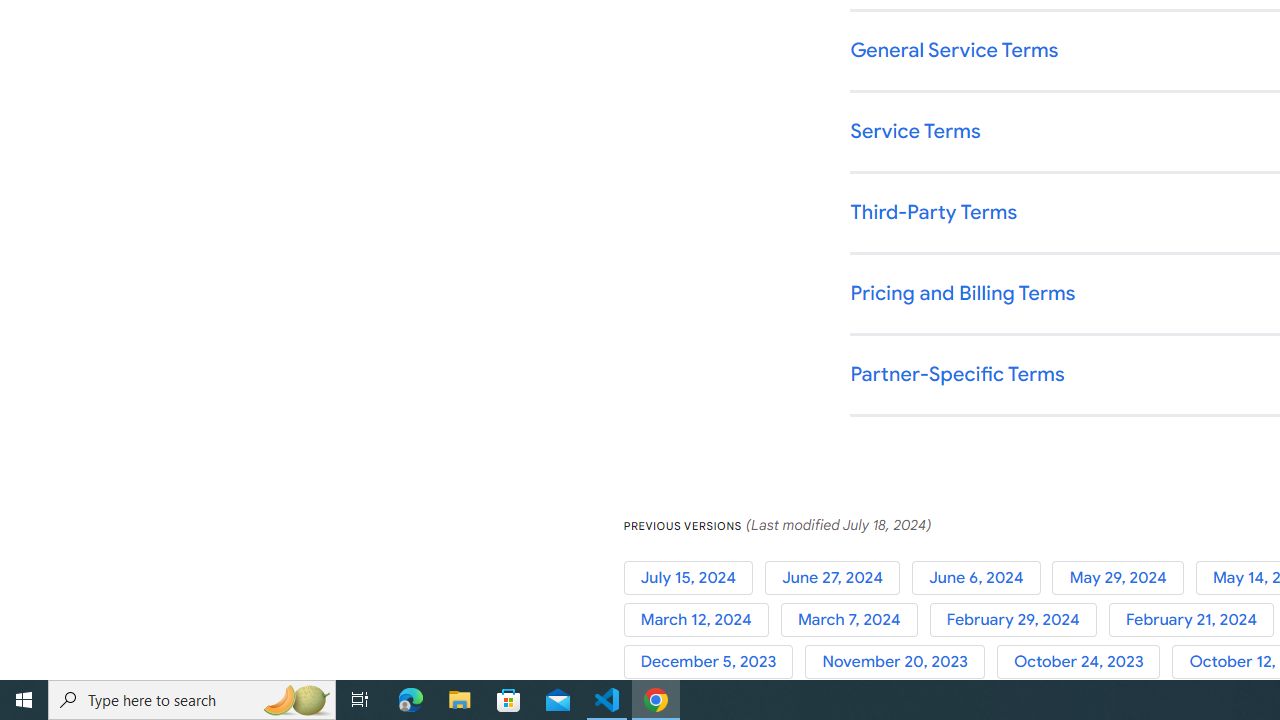 Image resolution: width=1280 pixels, height=720 pixels. What do you see at coordinates (900, 662) in the screenshot?
I see `'November 20, 2023'` at bounding box center [900, 662].